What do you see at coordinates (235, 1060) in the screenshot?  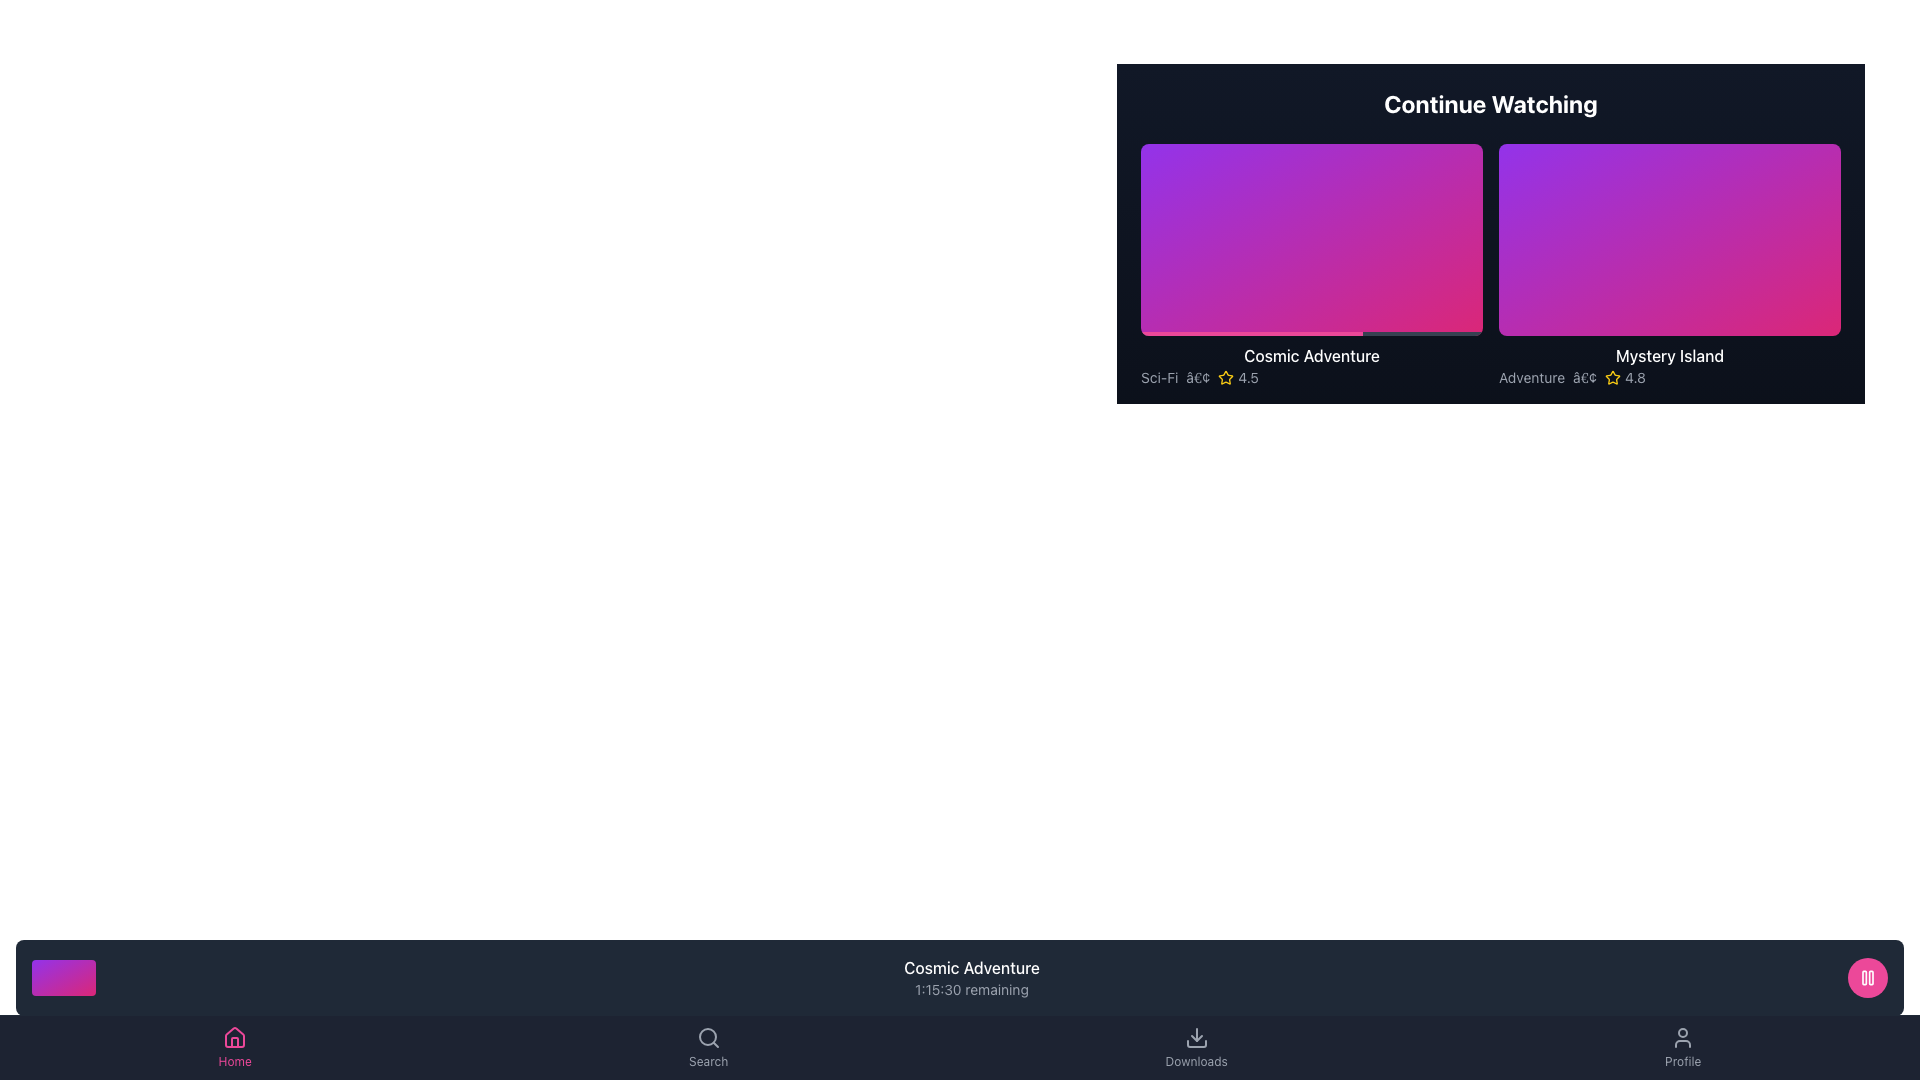 I see `the 'Home' text label in the bottom navigation bar, which is styled in a small font and indicates an active state, located below a house-shaped icon` at bounding box center [235, 1060].